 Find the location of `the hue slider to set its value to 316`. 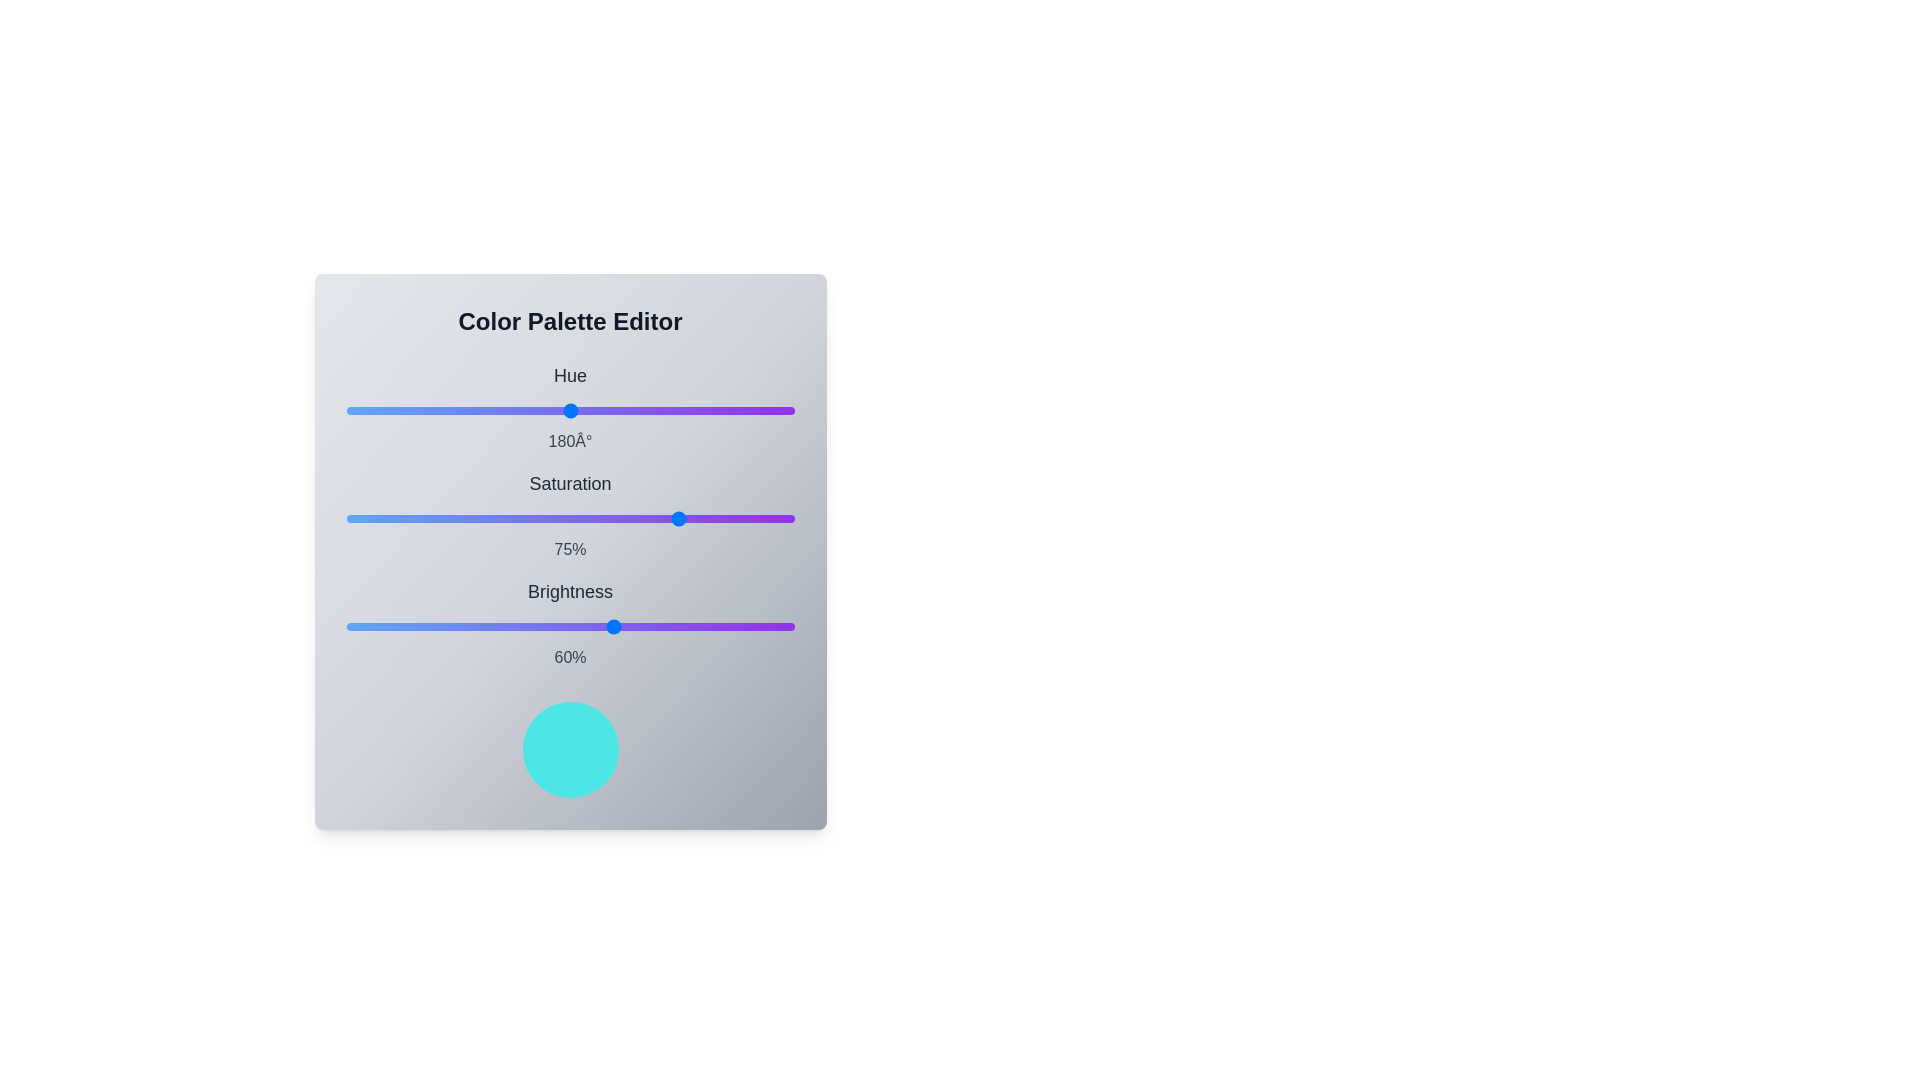

the hue slider to set its value to 316 is located at coordinates (738, 410).